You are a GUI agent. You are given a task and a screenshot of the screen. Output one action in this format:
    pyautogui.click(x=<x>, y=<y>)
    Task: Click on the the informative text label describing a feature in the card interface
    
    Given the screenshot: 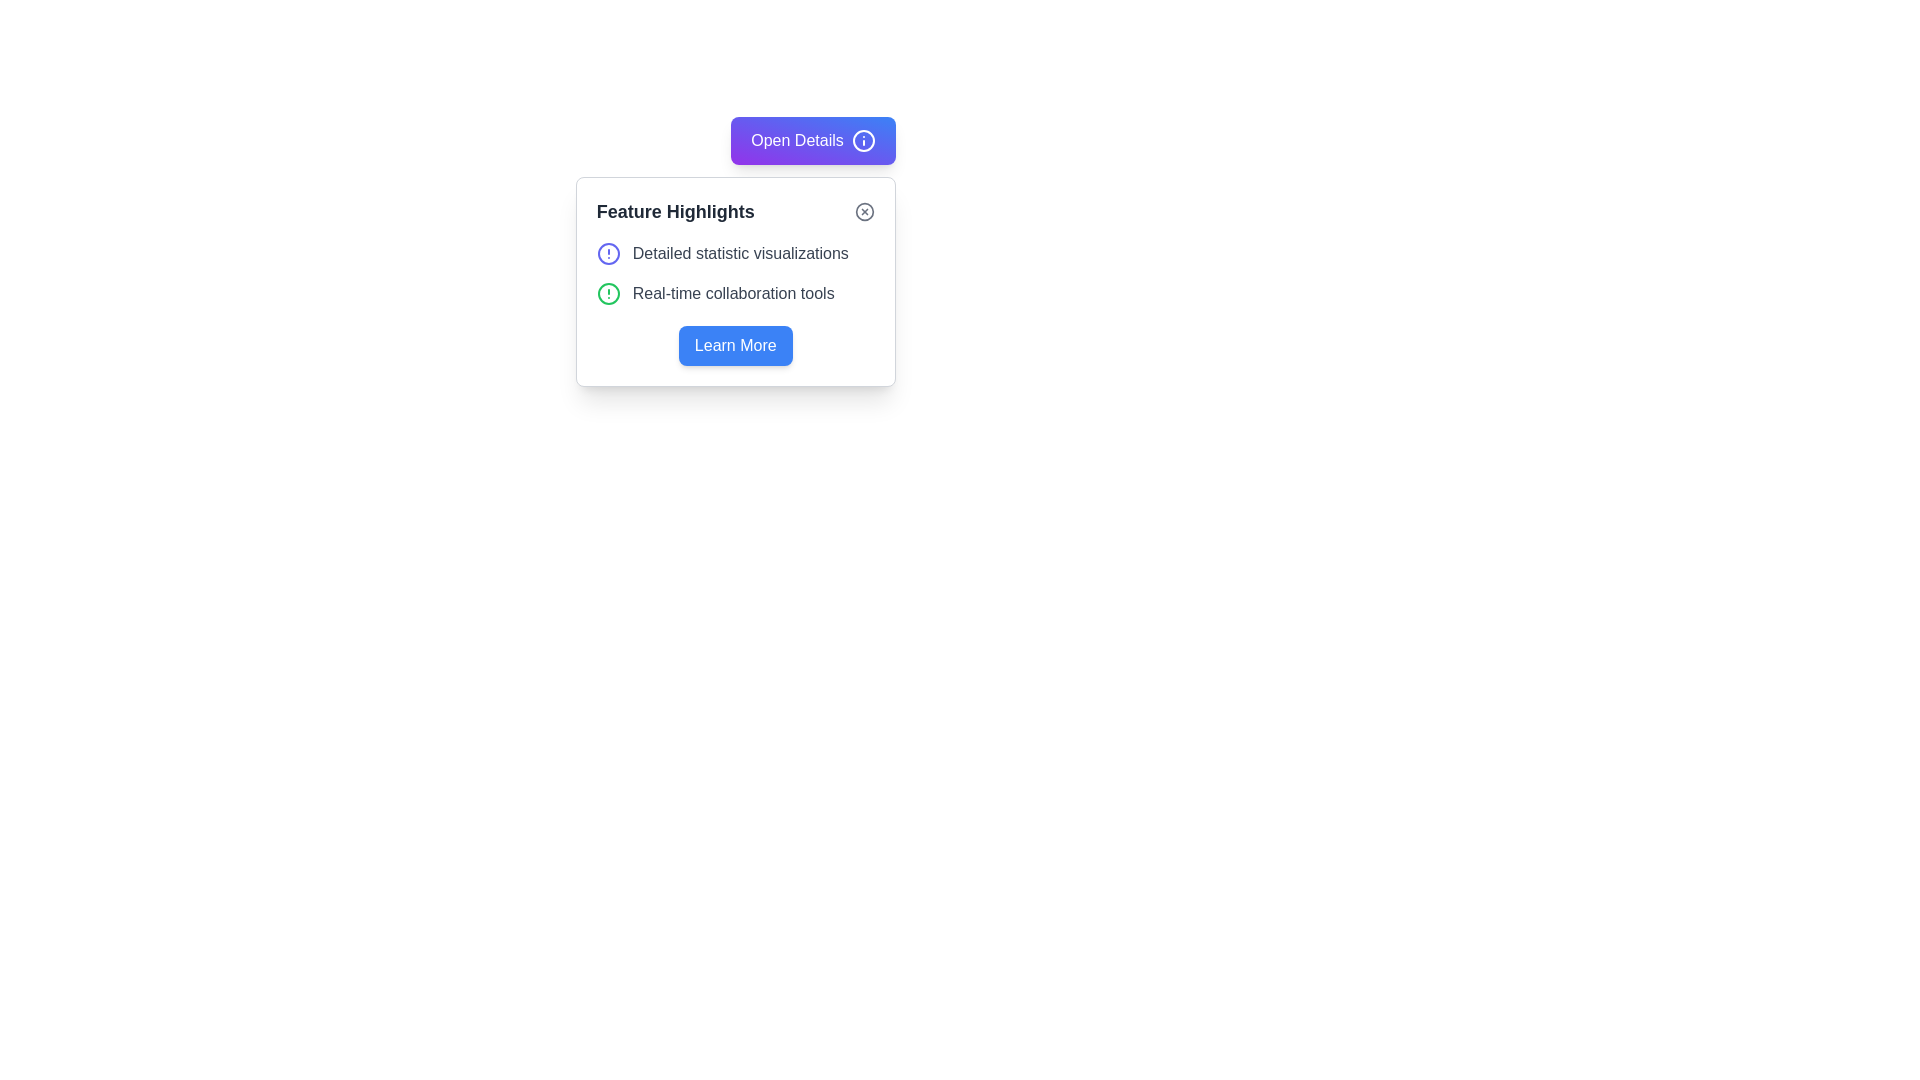 What is the action you would take?
    pyautogui.click(x=732, y=293)
    